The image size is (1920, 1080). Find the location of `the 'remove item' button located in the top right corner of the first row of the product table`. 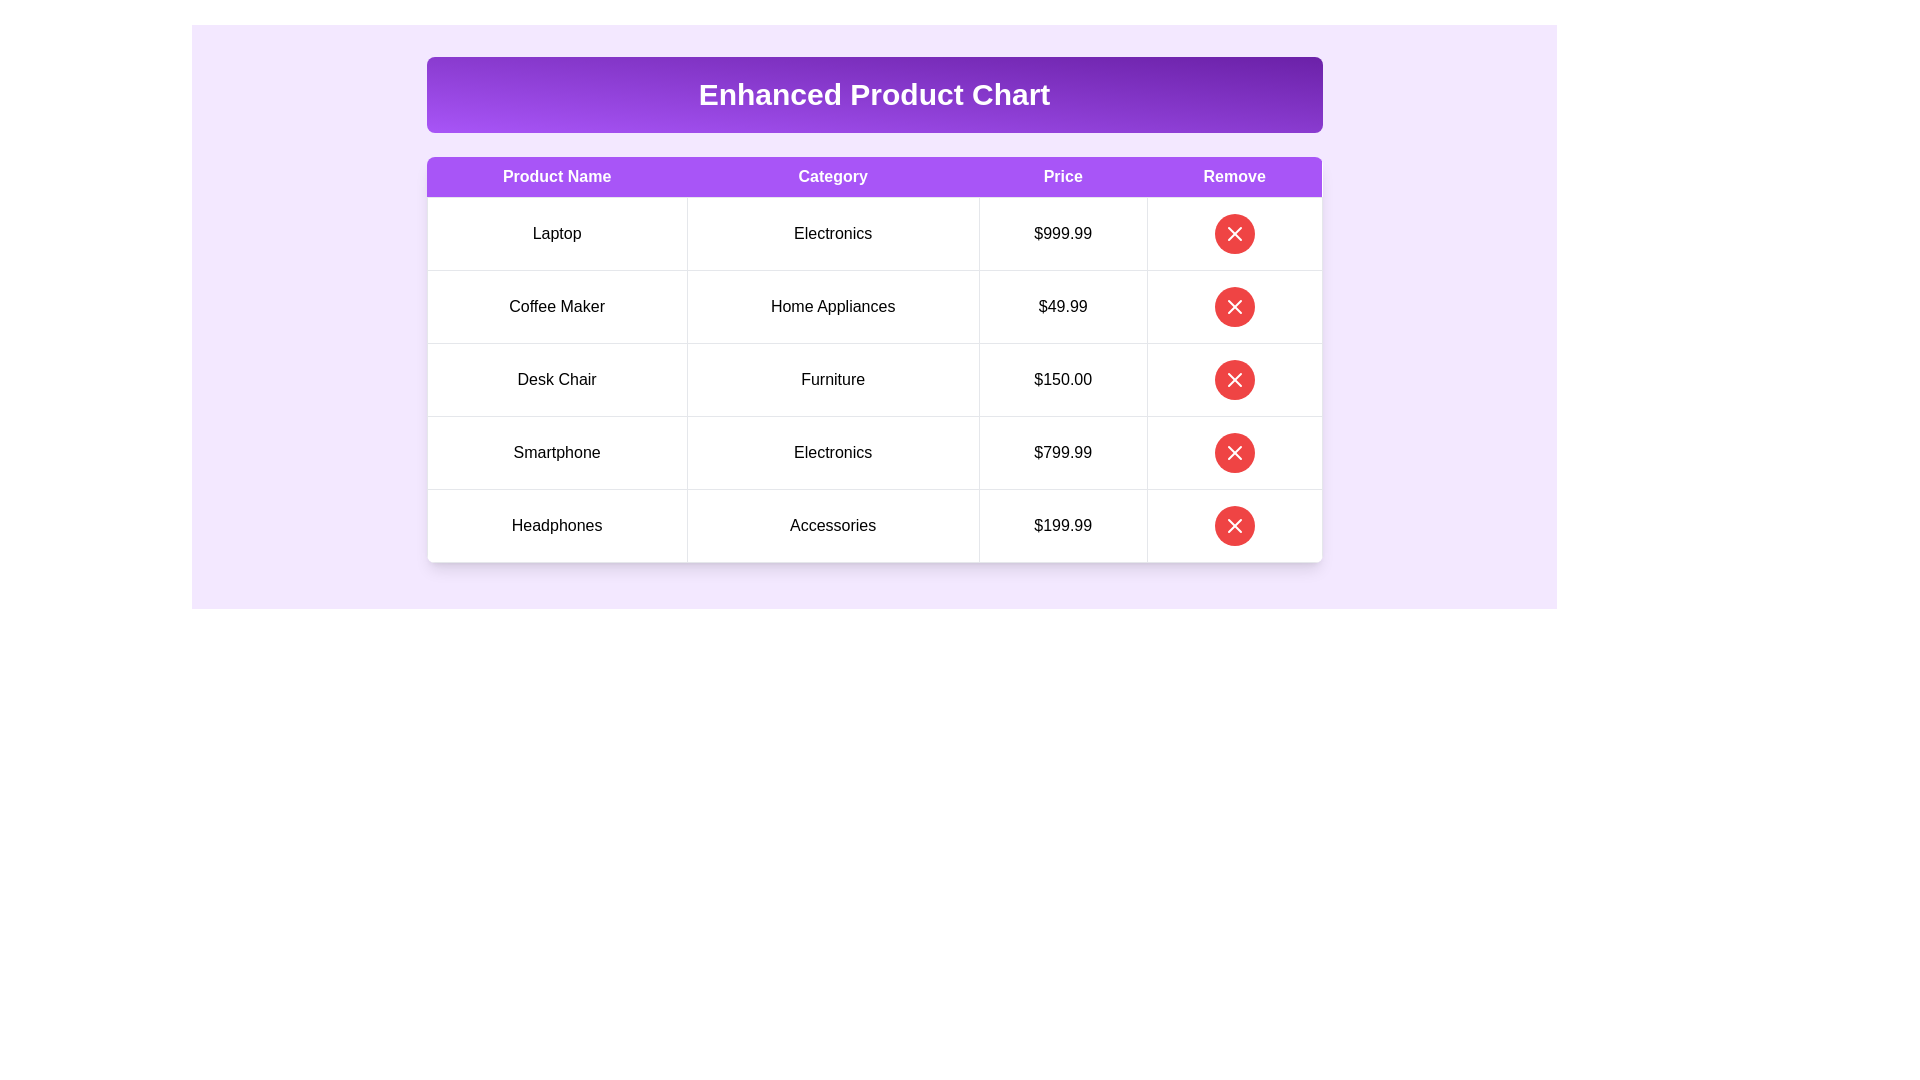

the 'remove item' button located in the top right corner of the first row of the product table is located at coordinates (1233, 233).